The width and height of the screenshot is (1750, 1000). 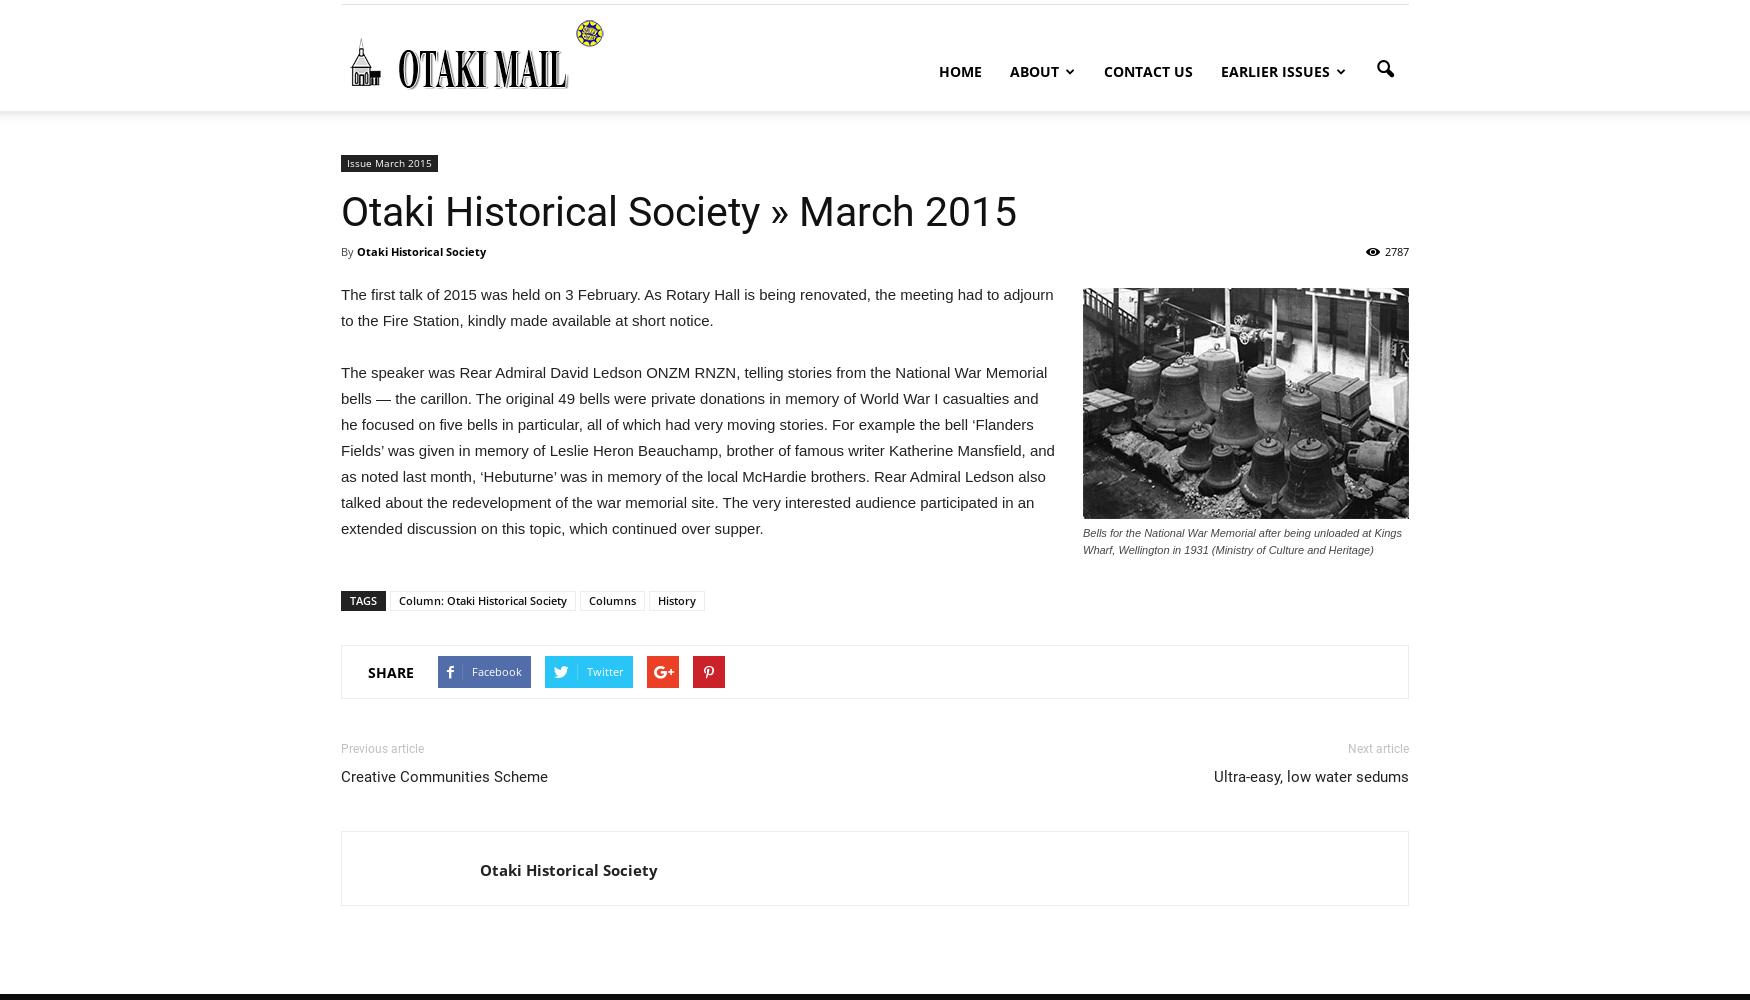 What do you see at coordinates (348, 251) in the screenshot?
I see `'By'` at bounding box center [348, 251].